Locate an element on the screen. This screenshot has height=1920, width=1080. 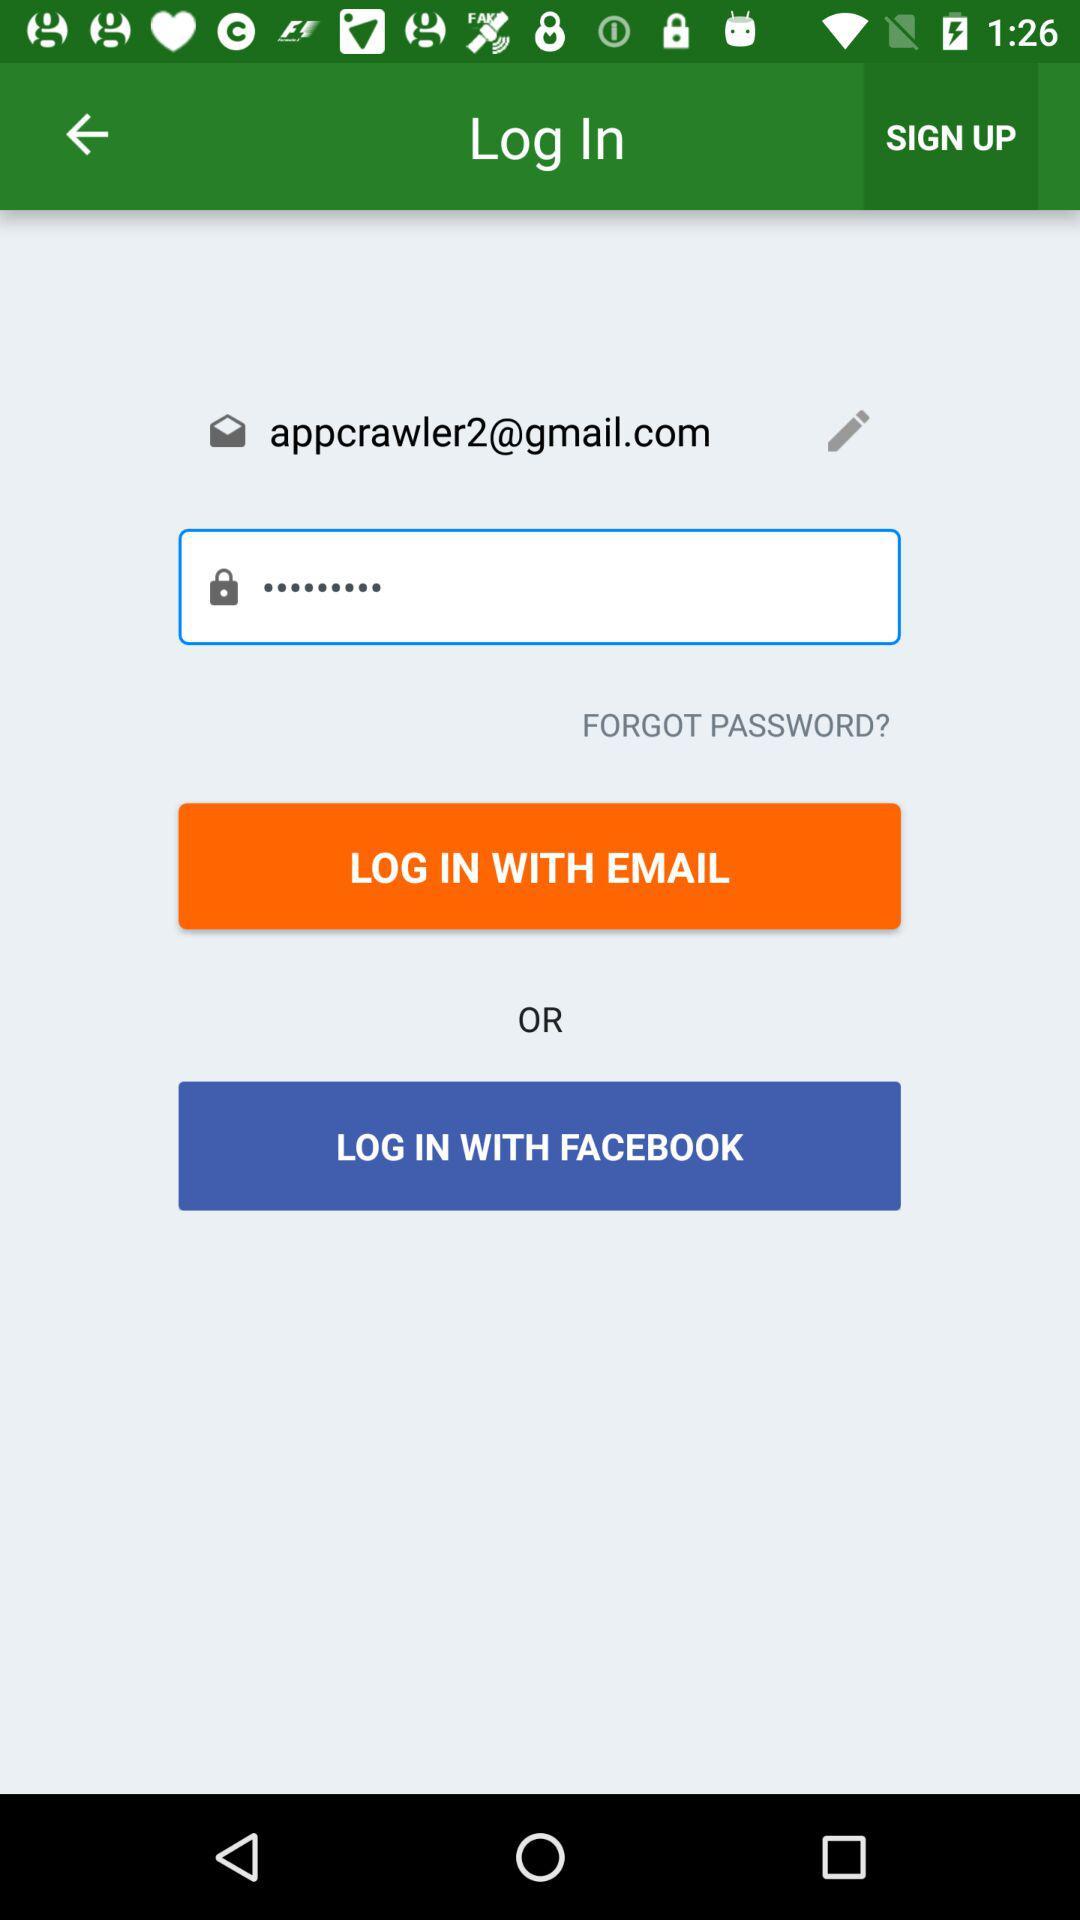
the item below appcrawler2@gmail.com icon is located at coordinates (538, 585).